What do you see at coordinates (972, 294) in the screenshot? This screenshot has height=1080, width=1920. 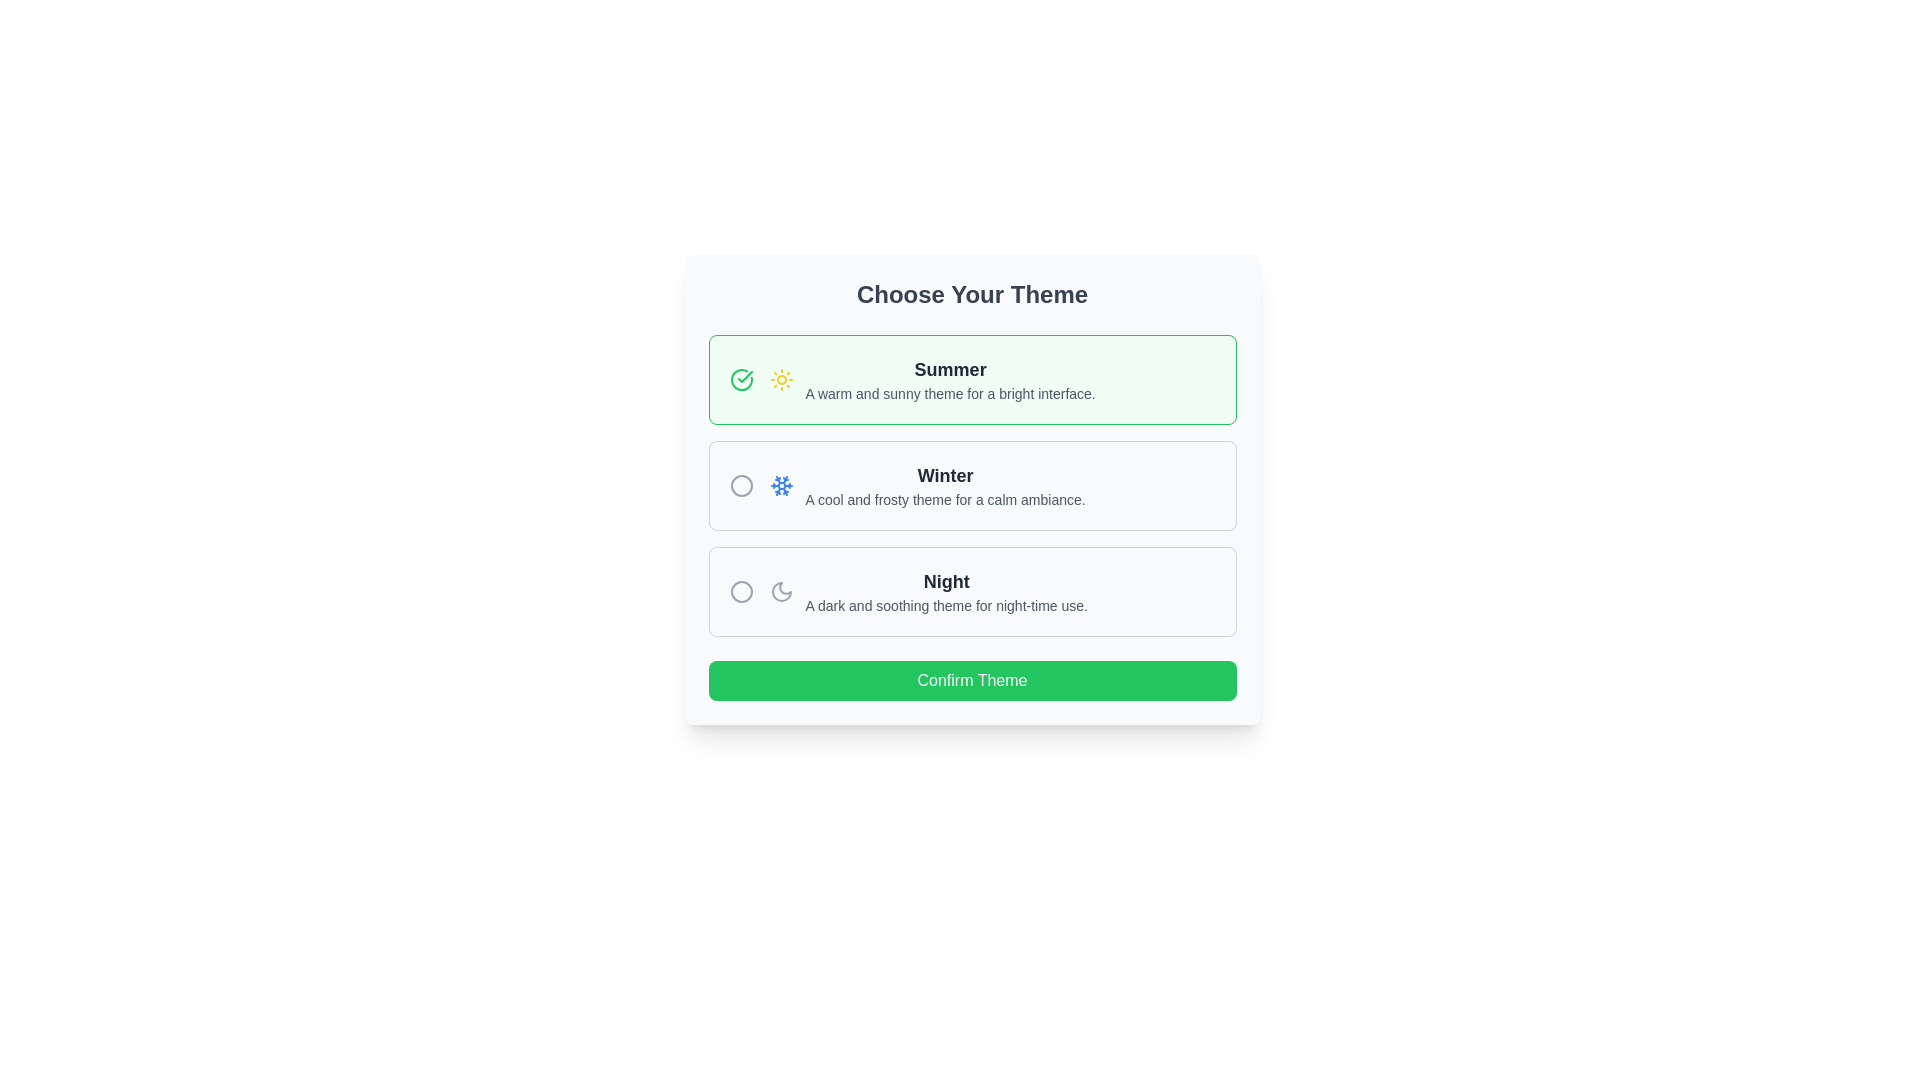 I see `text label stating 'Choose Your Theme', which is styled in large, bold, uppercase lettering located in the top section of the interface, above theme selection items and a confirmation button` at bounding box center [972, 294].